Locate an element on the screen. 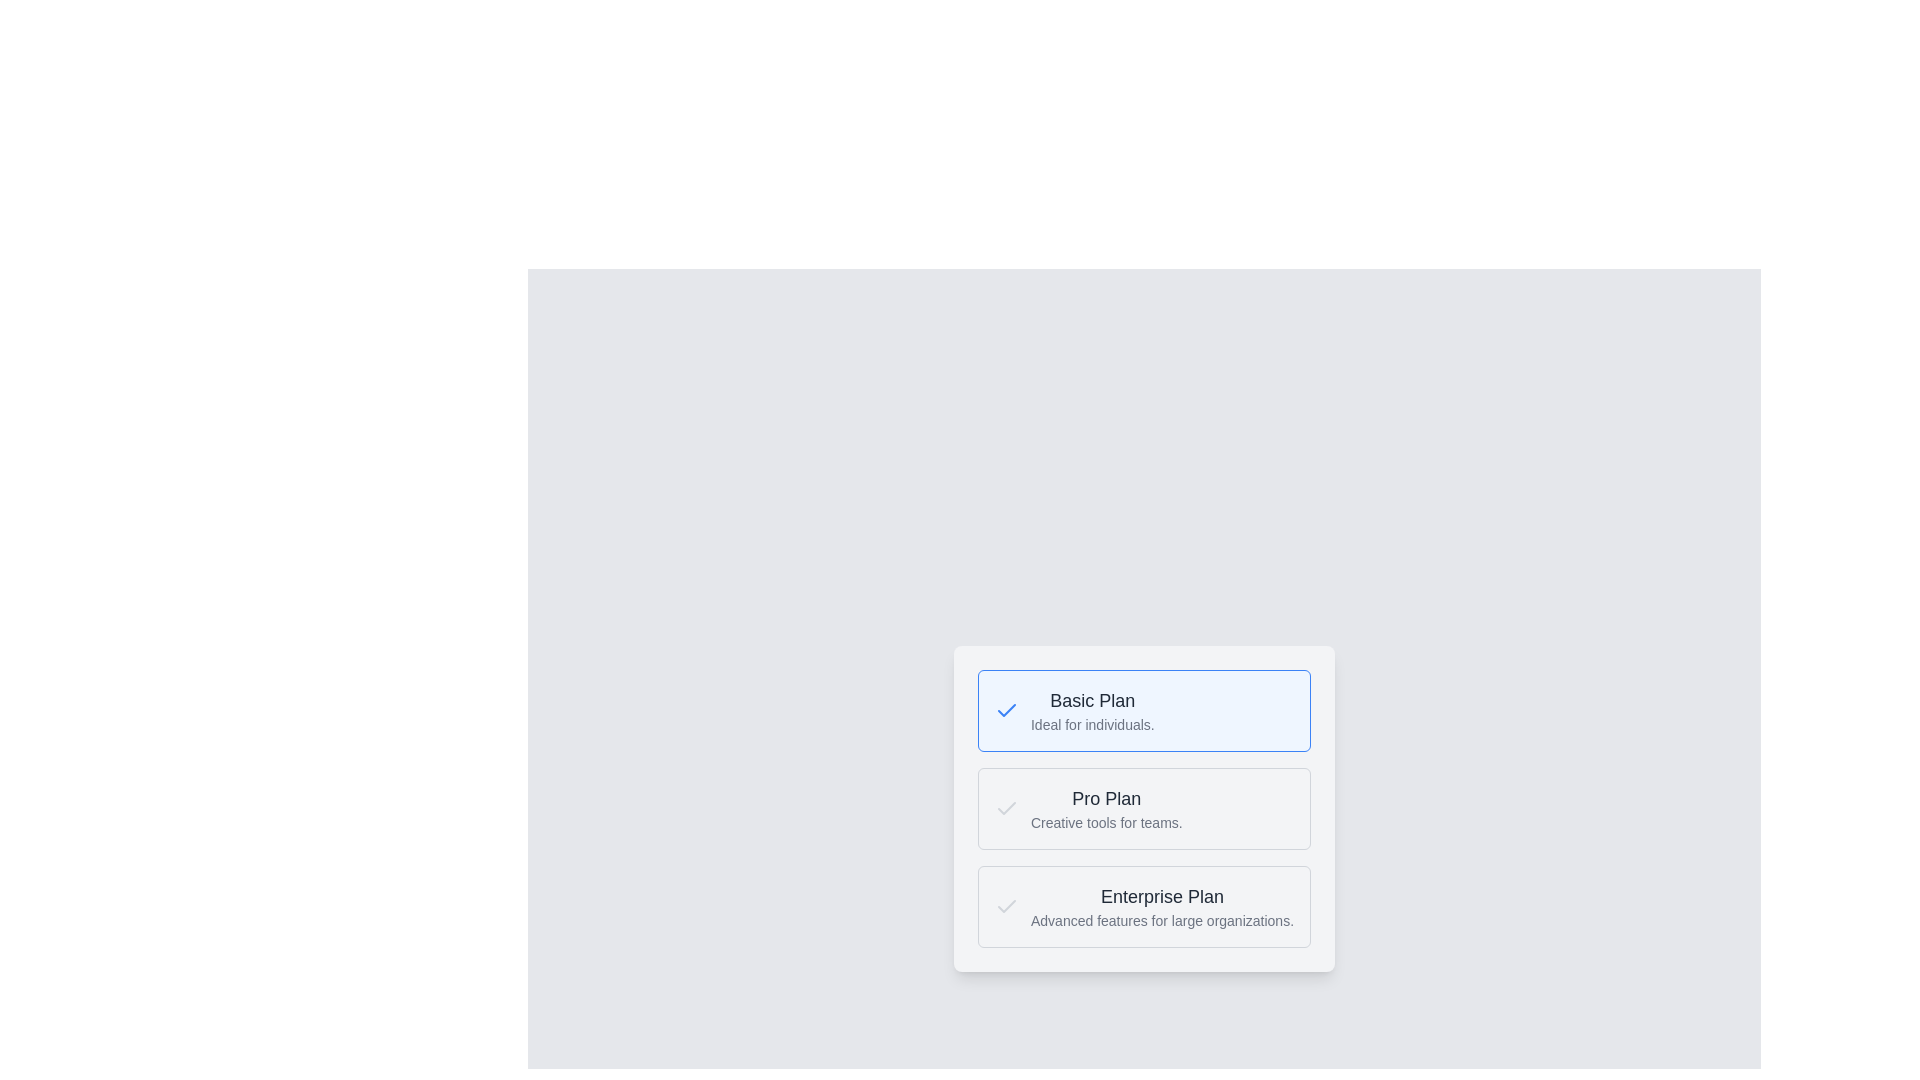 Image resolution: width=1920 pixels, height=1080 pixels. the 'Pro Plan' card located centrally in the vertical list of plans is located at coordinates (1144, 808).